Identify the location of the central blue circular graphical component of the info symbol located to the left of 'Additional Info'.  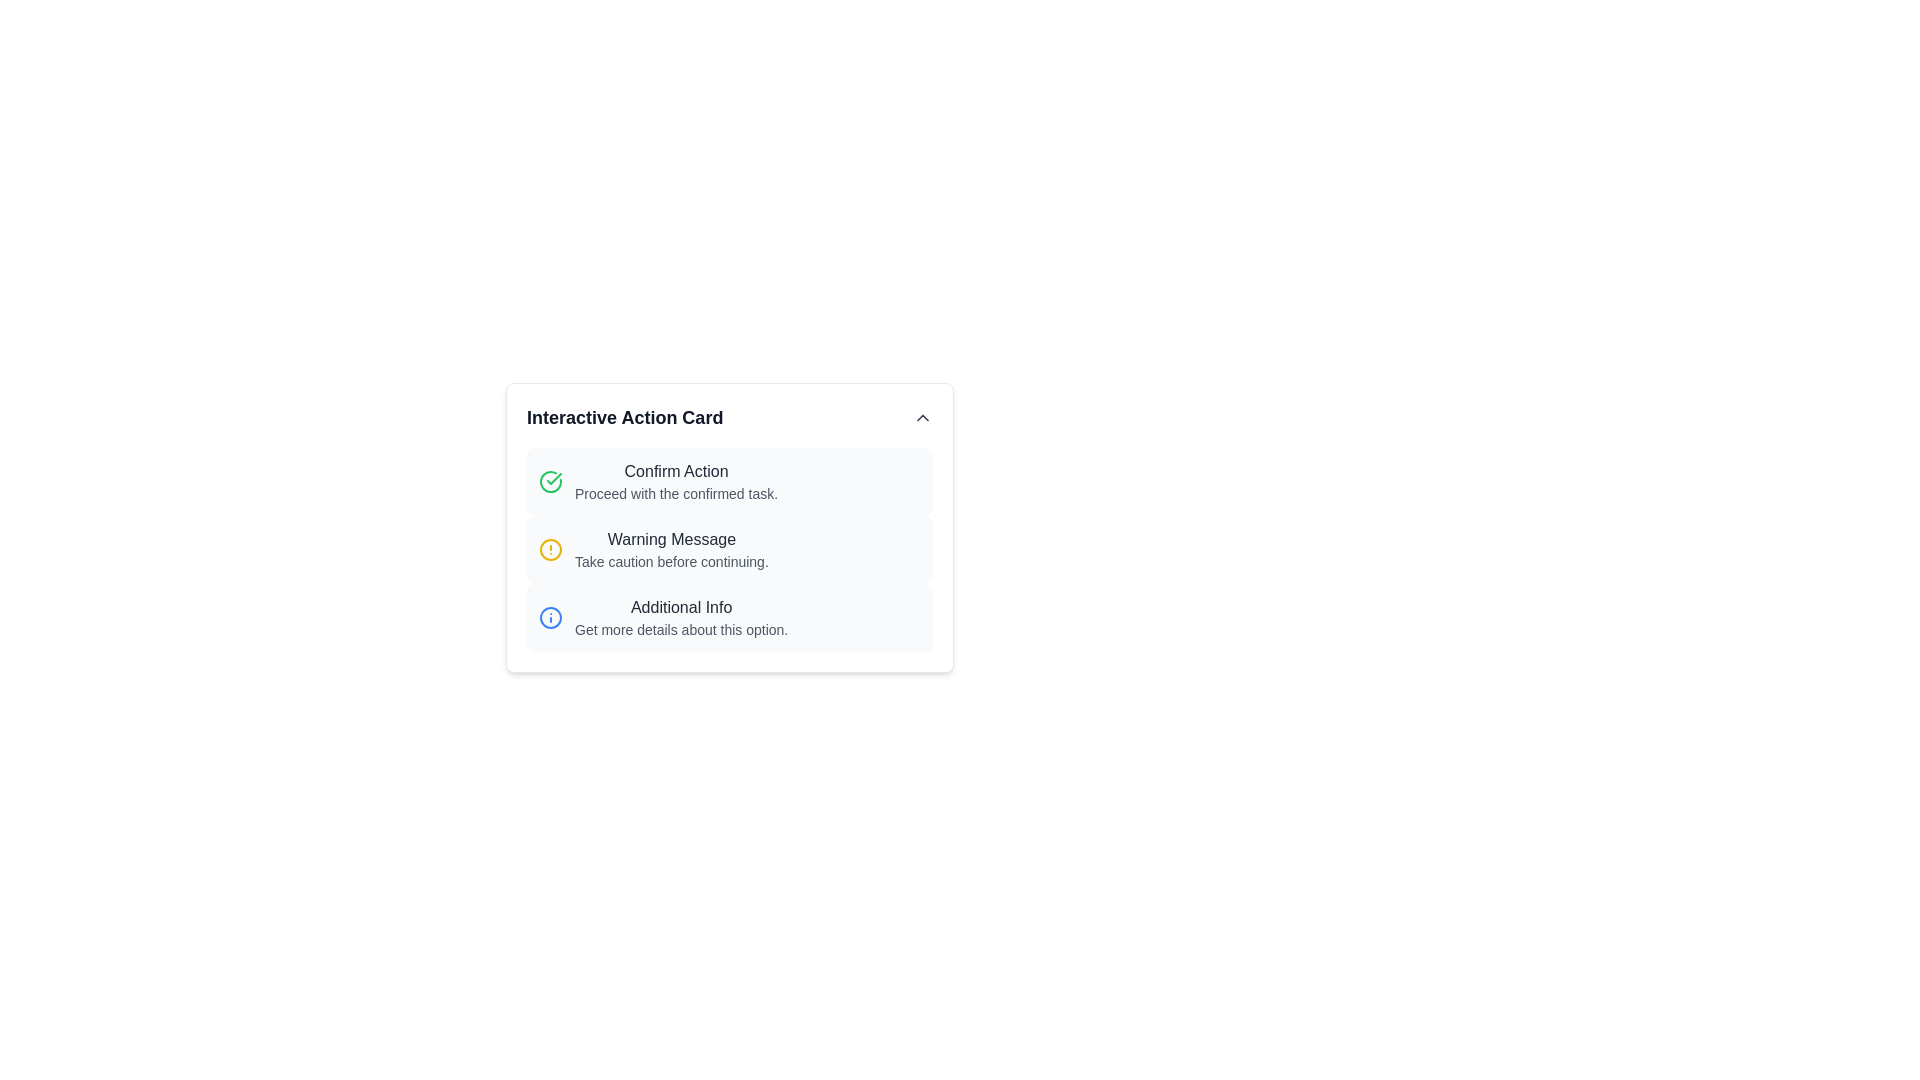
(551, 616).